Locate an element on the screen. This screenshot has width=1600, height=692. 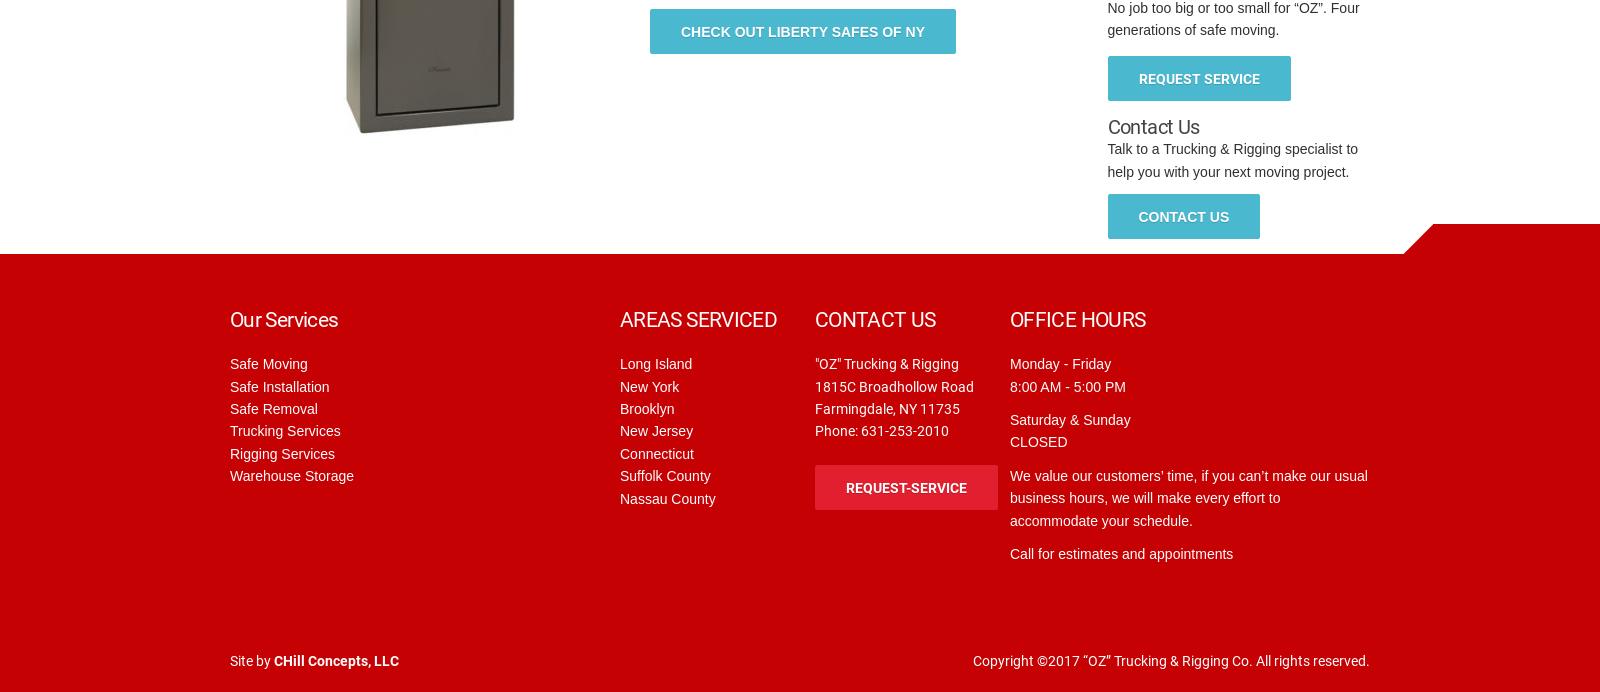
'Suffolk County' is located at coordinates (620, 476).